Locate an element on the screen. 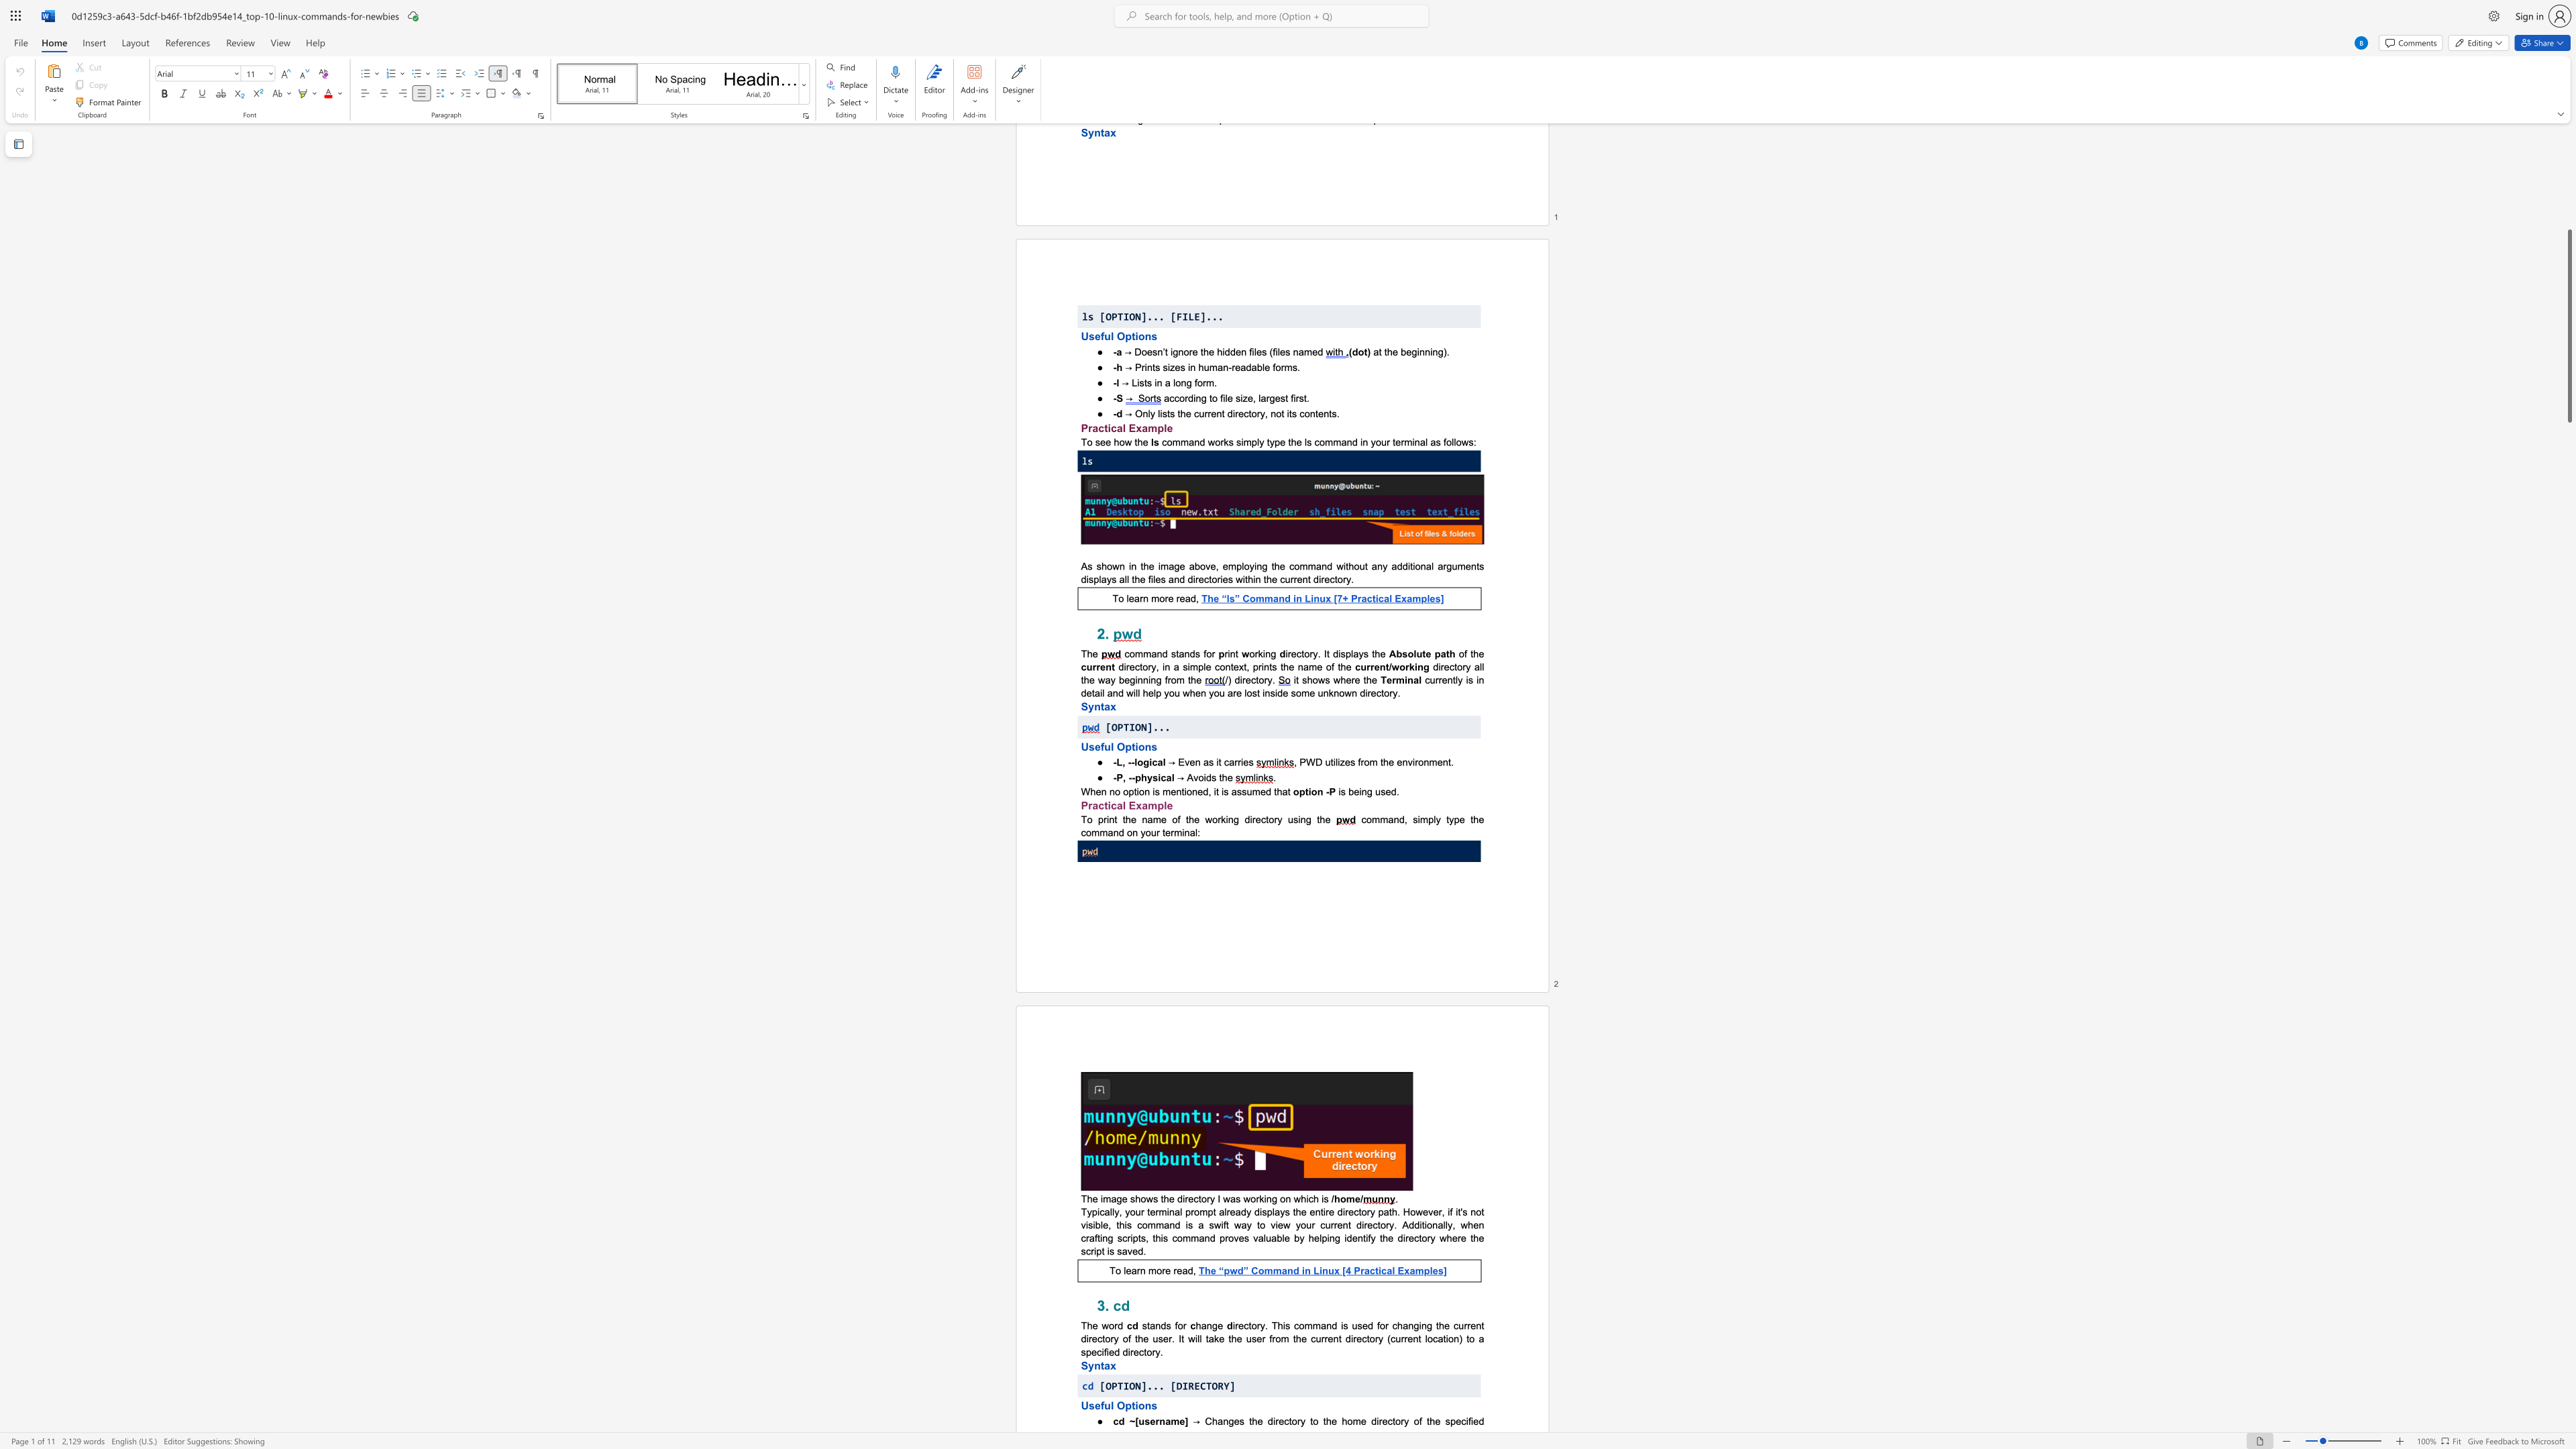 This screenshot has width=2576, height=1449. the subset text "working on" within the text "The image shows the directory I was working on which is" is located at coordinates (1242, 1198).